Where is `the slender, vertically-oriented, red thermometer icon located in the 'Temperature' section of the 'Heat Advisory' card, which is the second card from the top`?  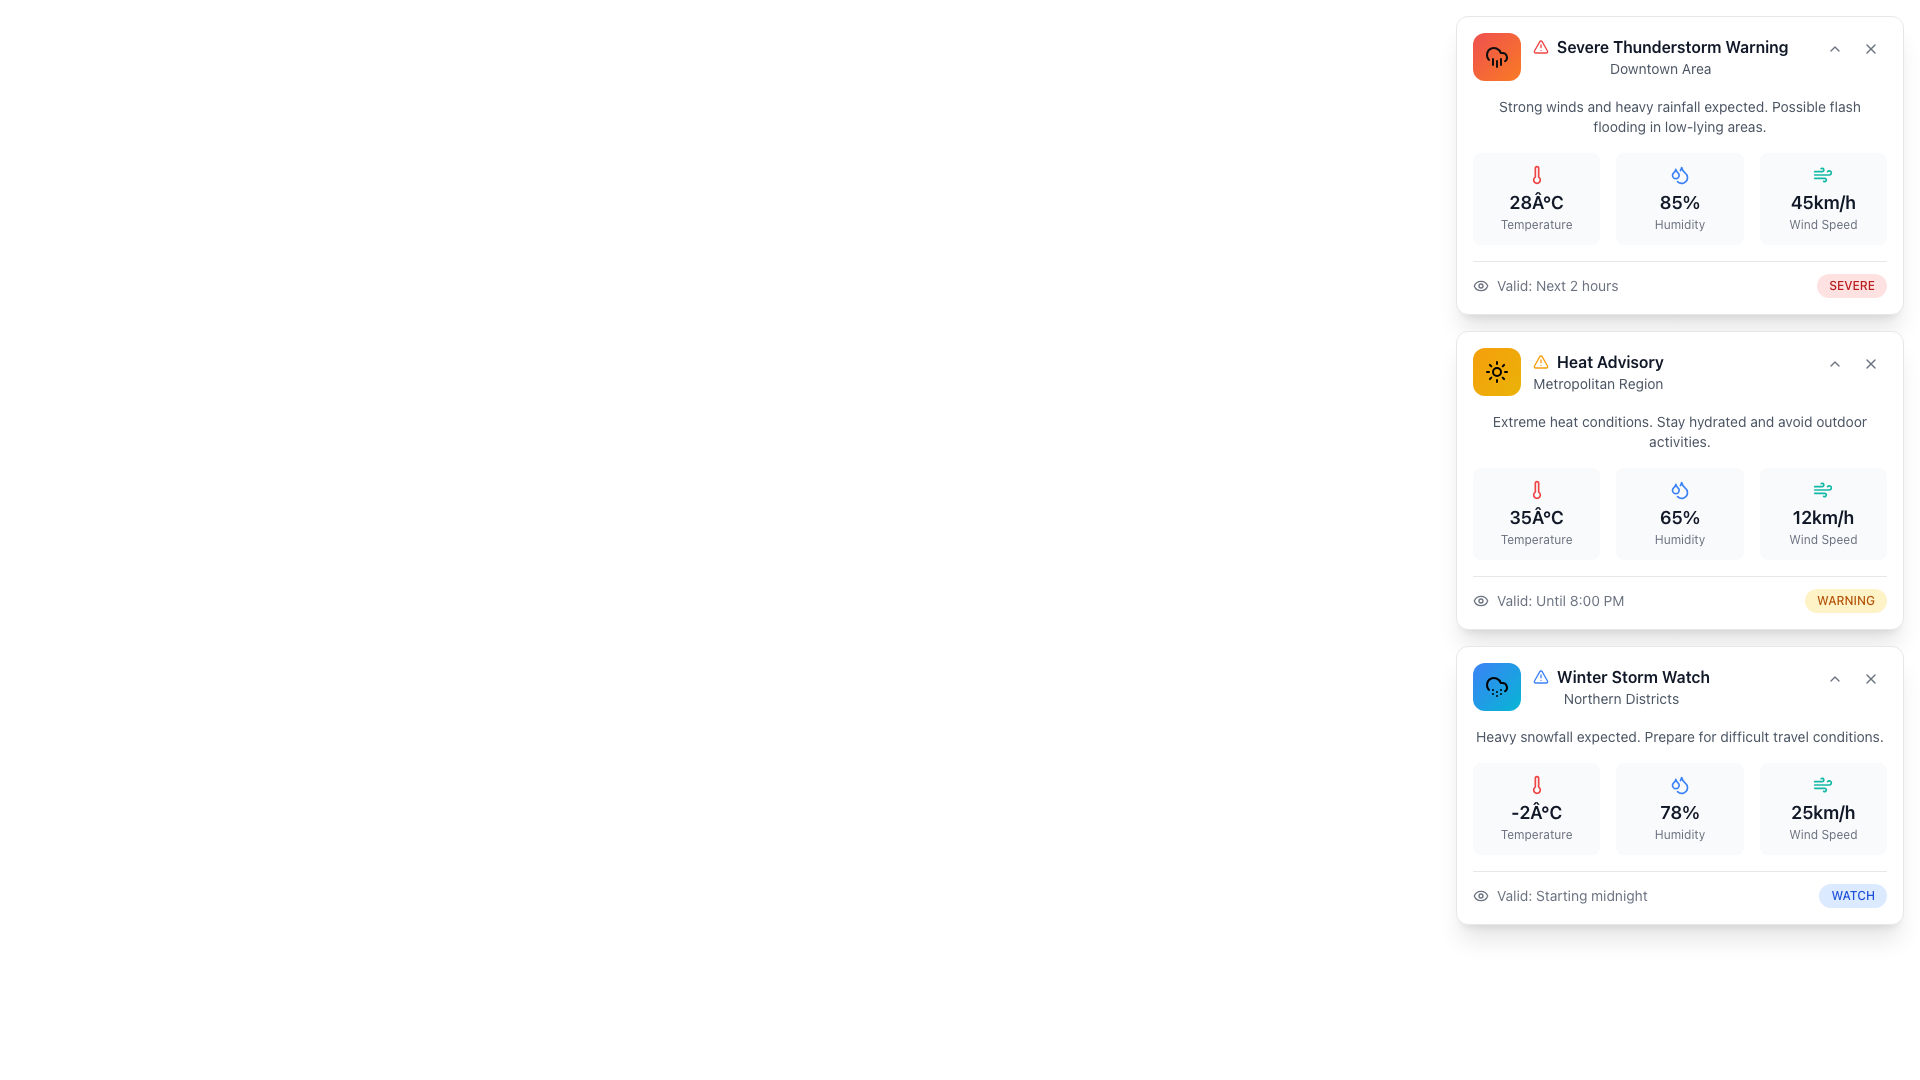 the slender, vertically-oriented, red thermometer icon located in the 'Temperature' section of the 'Heat Advisory' card, which is the second card from the top is located at coordinates (1535, 489).